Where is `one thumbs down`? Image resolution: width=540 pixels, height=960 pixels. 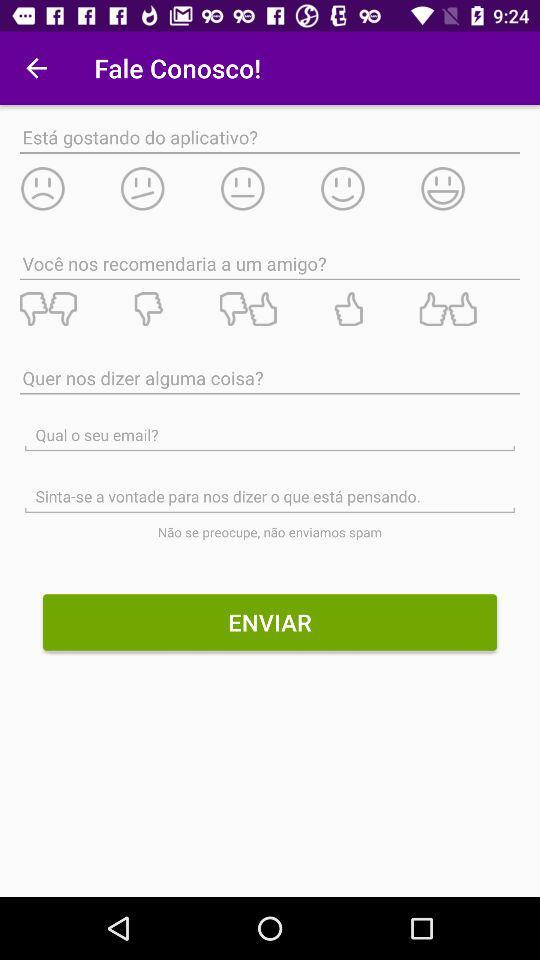 one thumbs down is located at coordinates (168, 309).